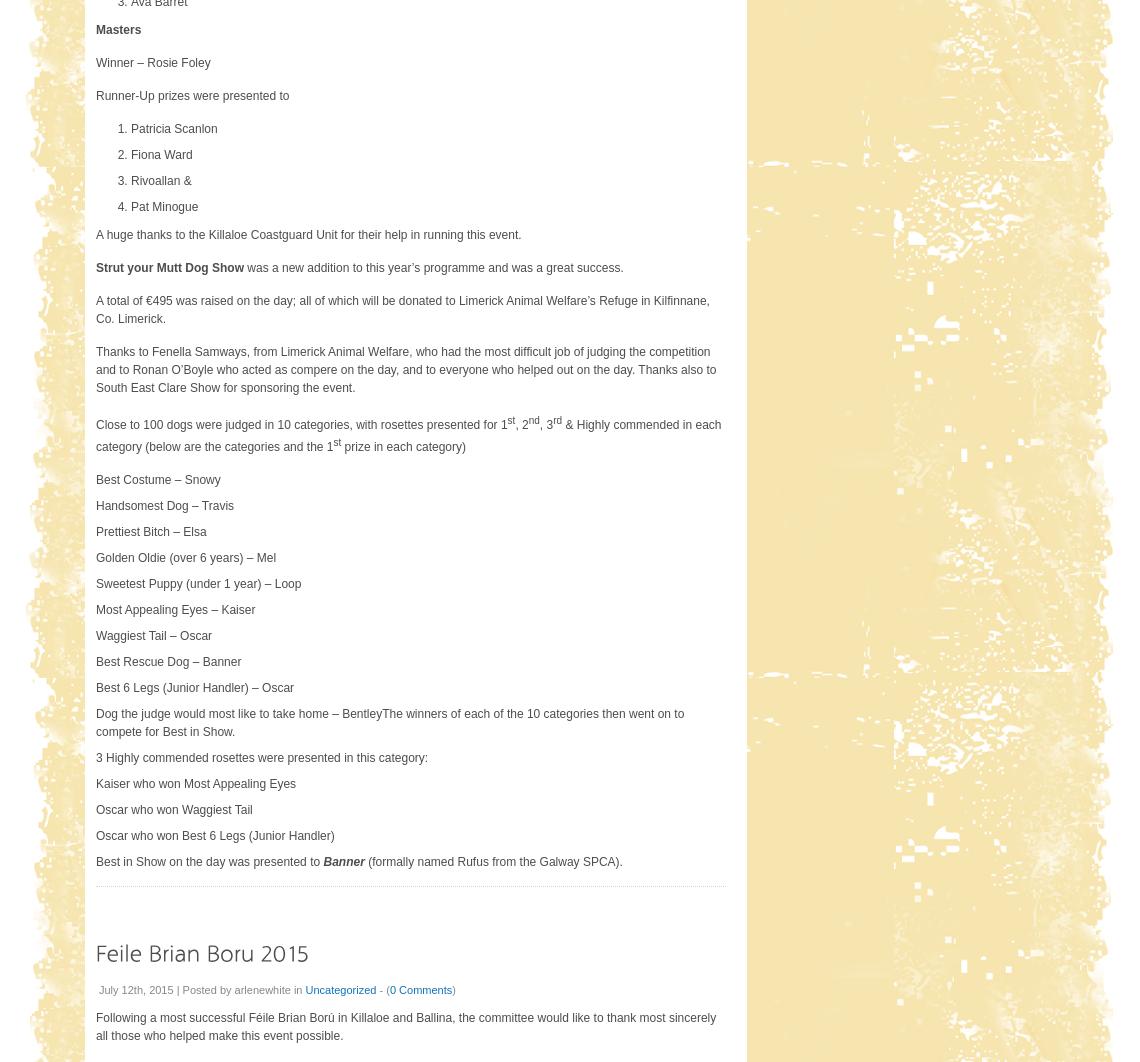  I want to click on 'Banner', so click(322, 859).